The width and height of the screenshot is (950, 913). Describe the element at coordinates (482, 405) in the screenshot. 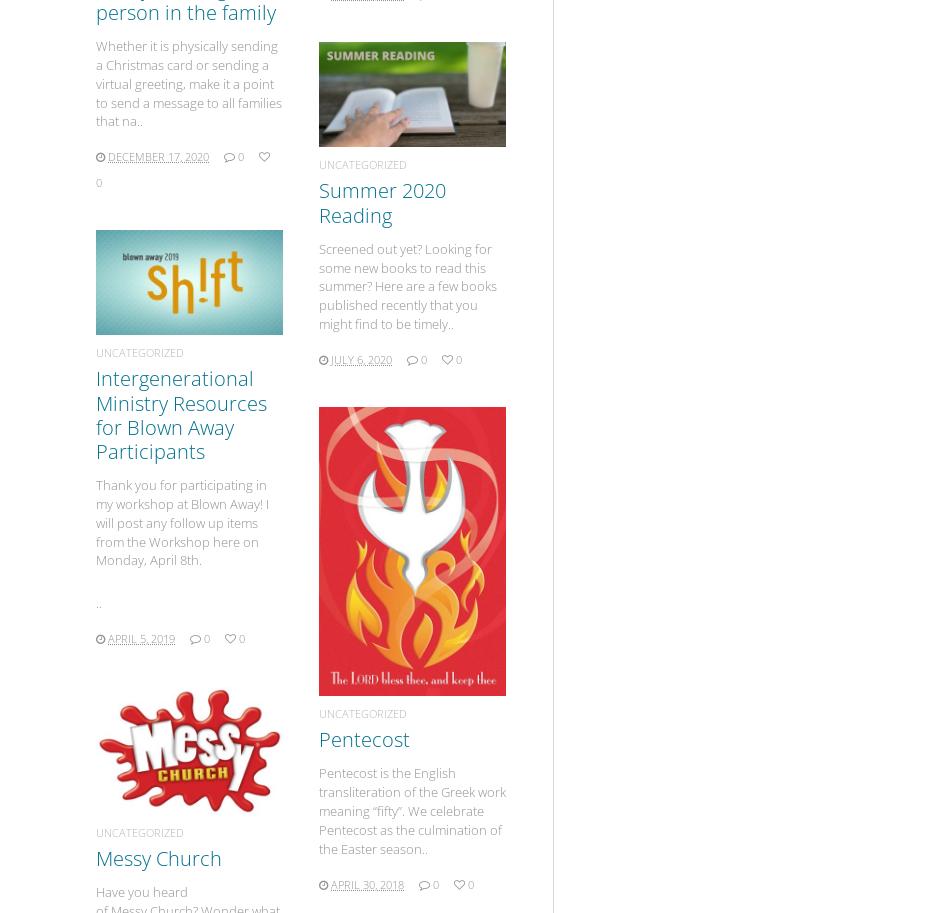

I see `'1'` at that location.